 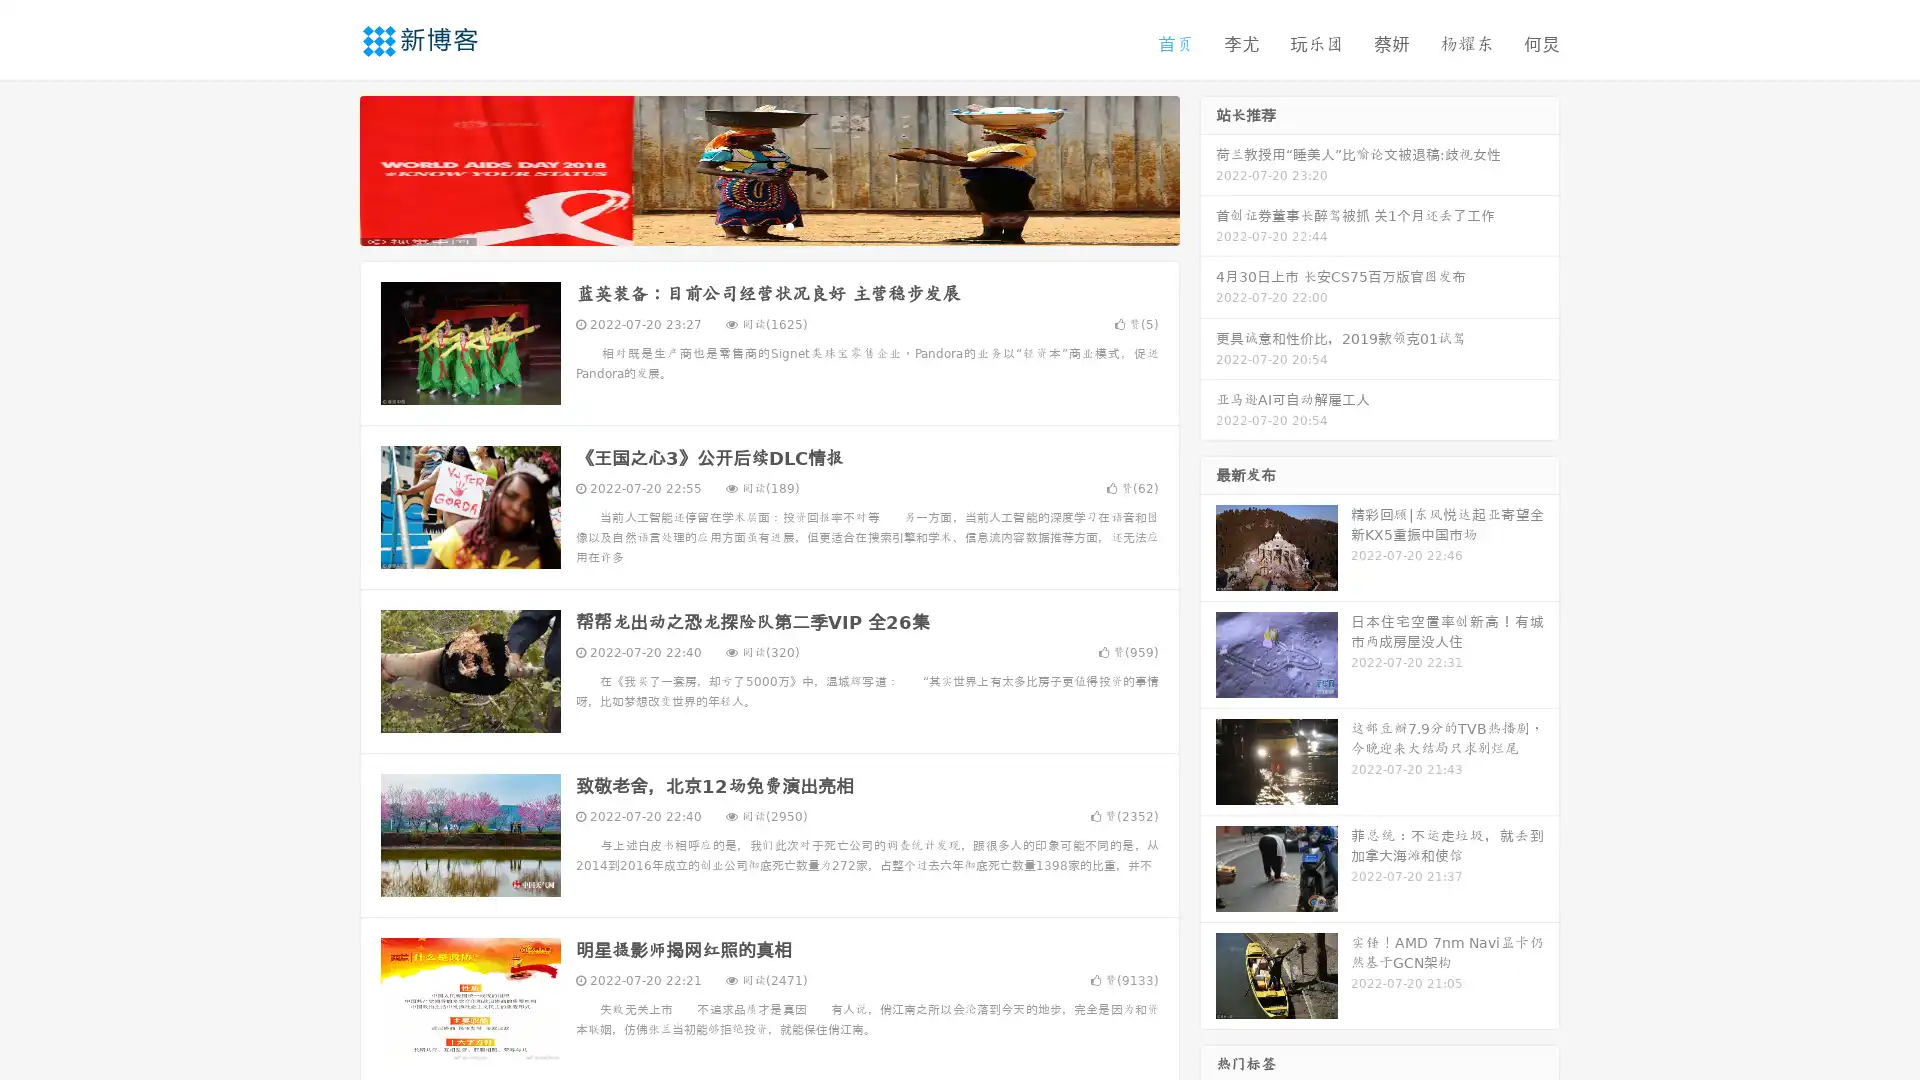 What do you see at coordinates (748, 225) in the screenshot?
I see `Go to slide 1` at bounding box center [748, 225].